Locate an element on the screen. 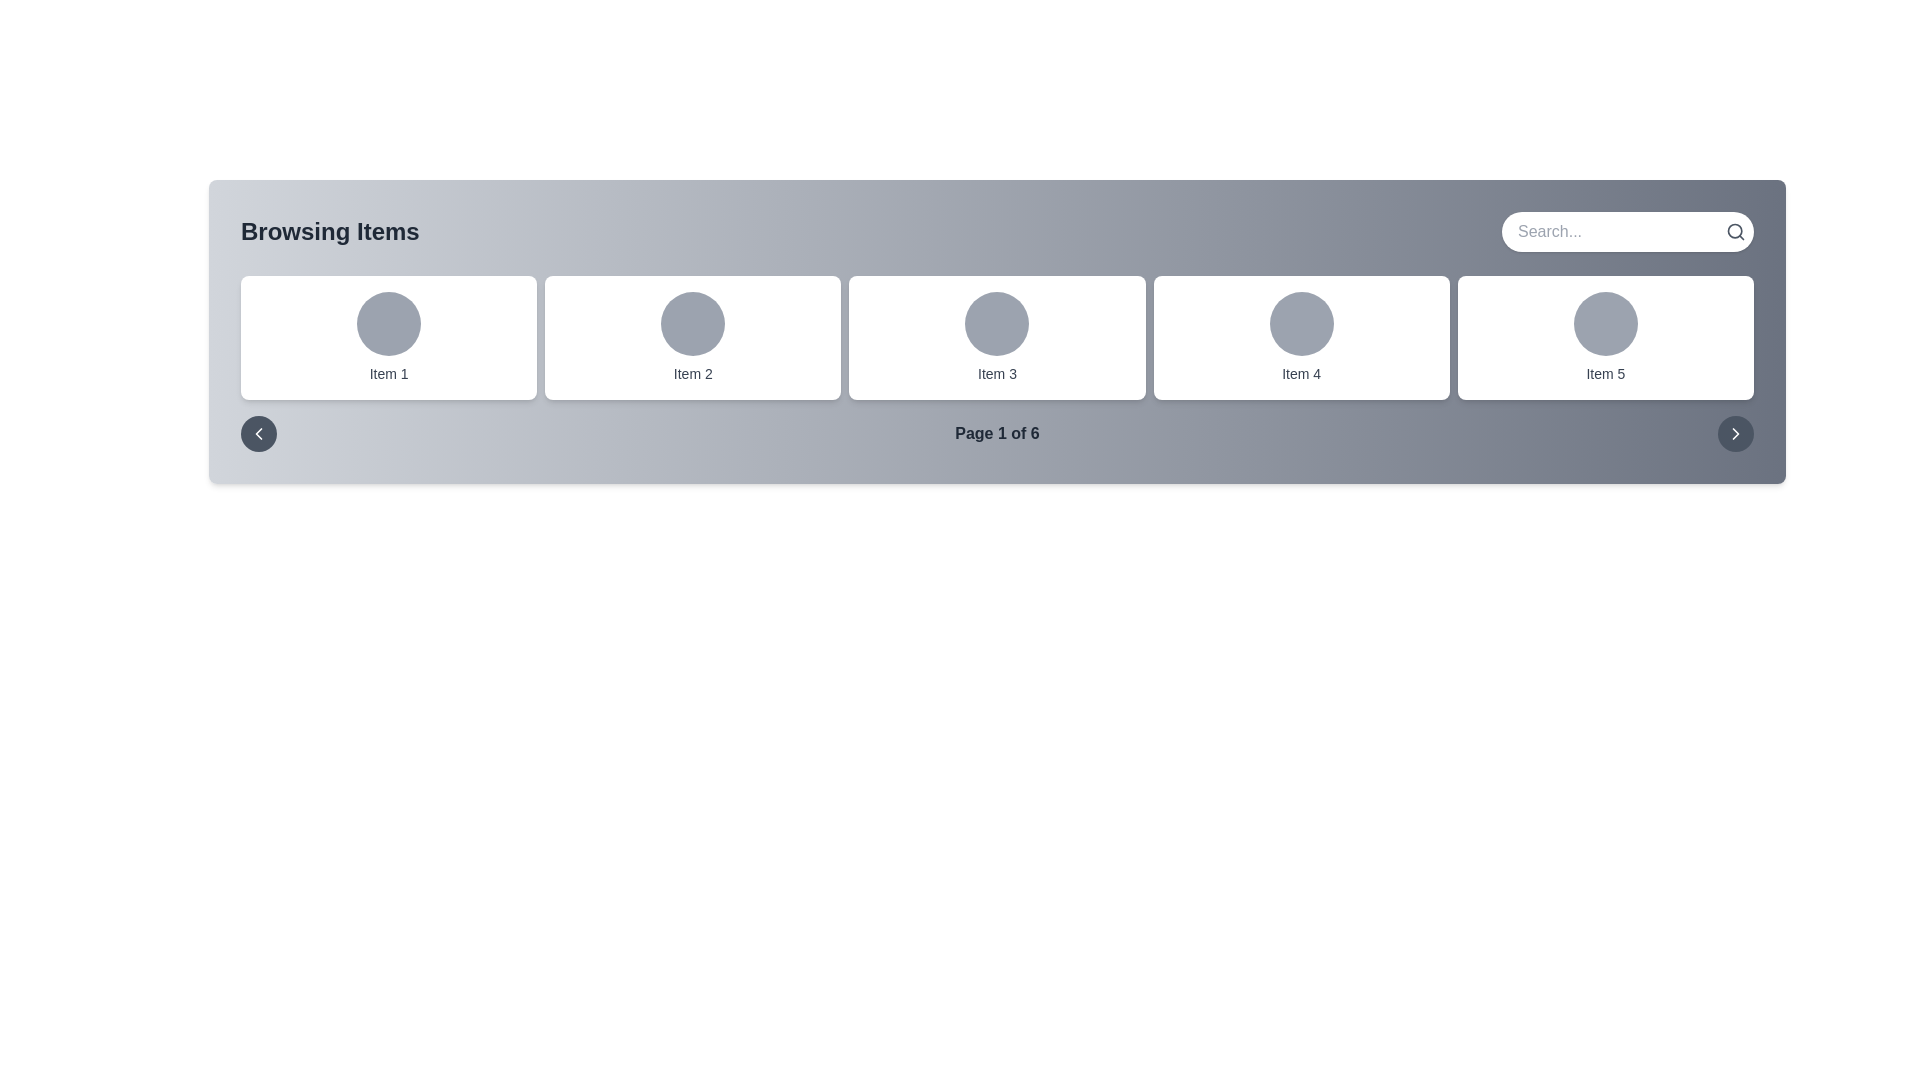 The height and width of the screenshot is (1080, 1920). the icon representing 'Item 3' in the panel is located at coordinates (997, 323).